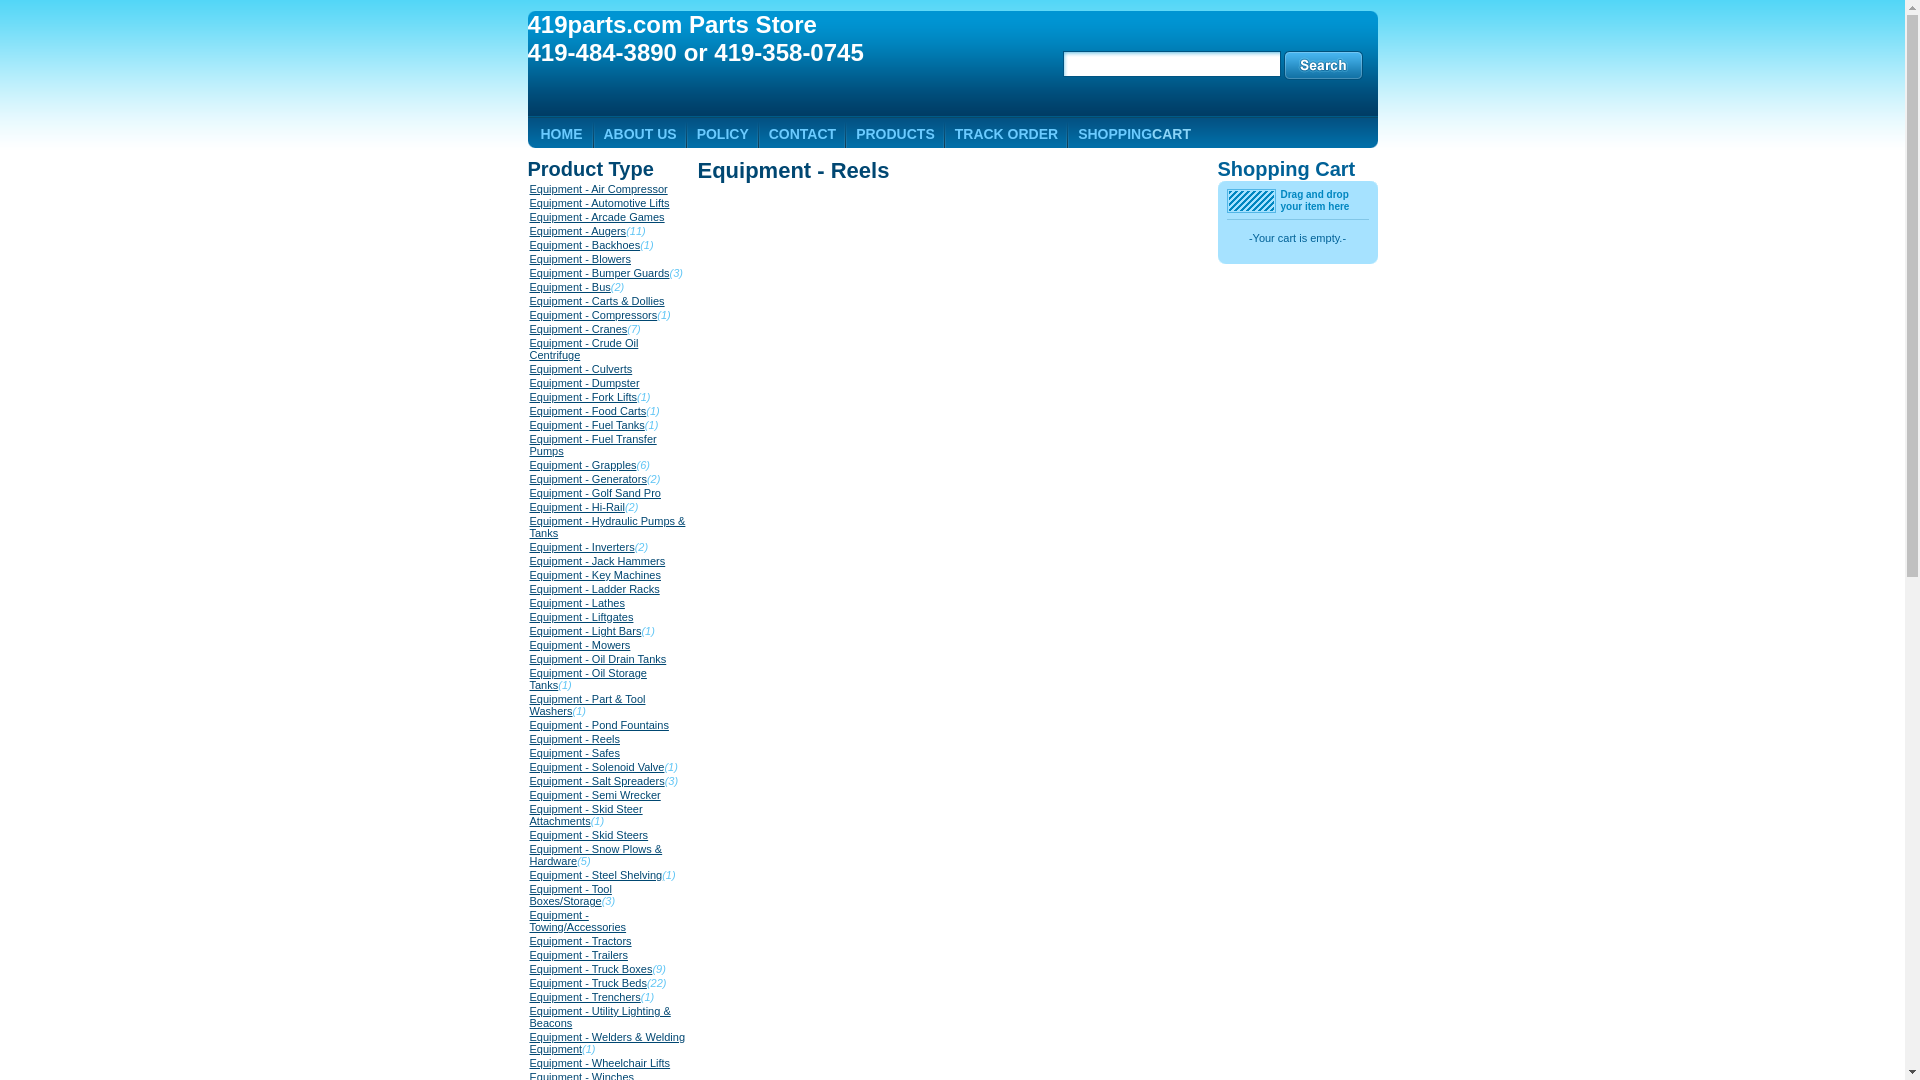 Image resolution: width=1920 pixels, height=1080 pixels. Describe the element at coordinates (529, 347) in the screenshot. I see `'Equipment - Crude Oil Centrifuge'` at that location.